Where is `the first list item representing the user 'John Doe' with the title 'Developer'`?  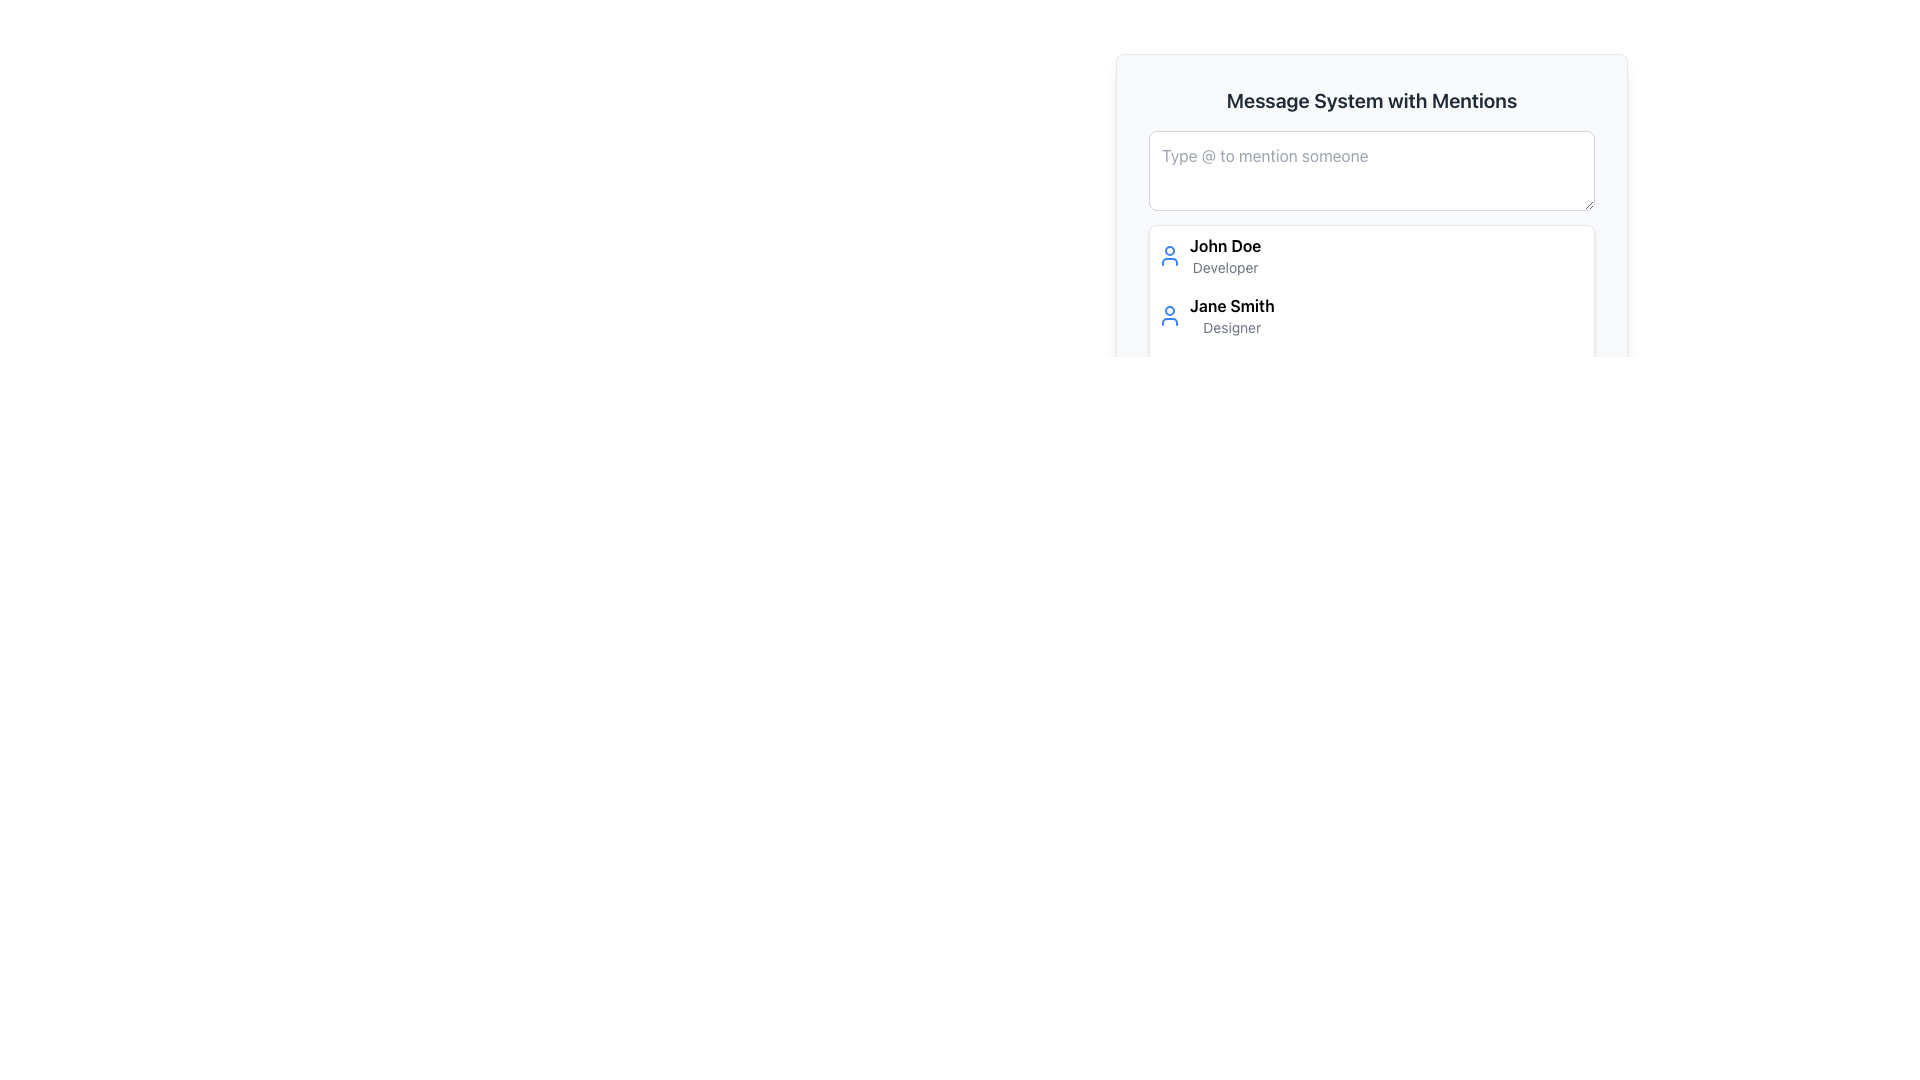
the first list item representing the user 'John Doe' with the title 'Developer' is located at coordinates (1371, 254).